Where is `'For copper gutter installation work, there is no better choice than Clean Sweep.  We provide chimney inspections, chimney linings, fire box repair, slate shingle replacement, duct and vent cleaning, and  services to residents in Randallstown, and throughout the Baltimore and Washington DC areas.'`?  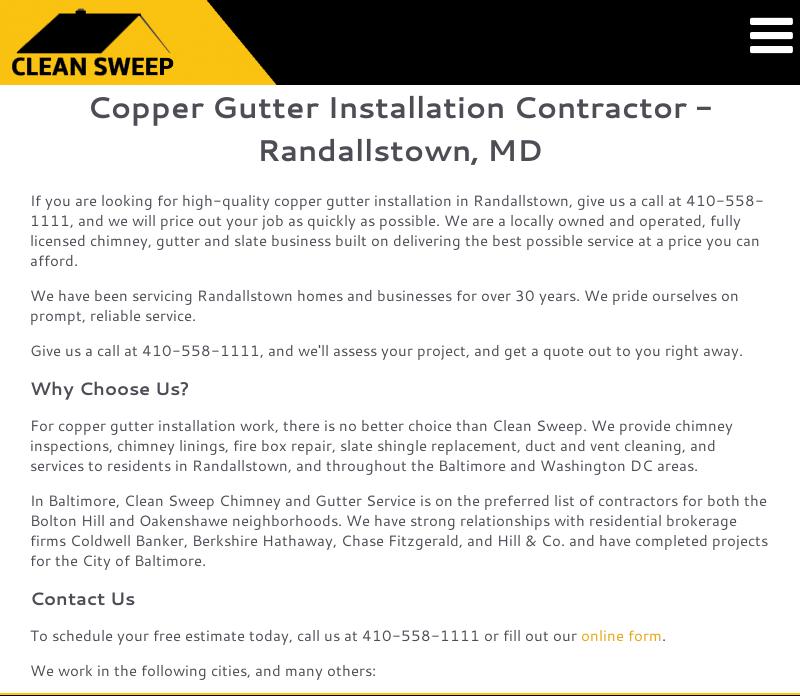 'For copper gutter installation work, there is no better choice than Clean Sweep.  We provide chimney inspections, chimney linings, fire box repair, slate shingle replacement, duct and vent cleaning, and  services to residents in Randallstown, and throughout the Baltimore and Washington DC areas.' is located at coordinates (380, 444).